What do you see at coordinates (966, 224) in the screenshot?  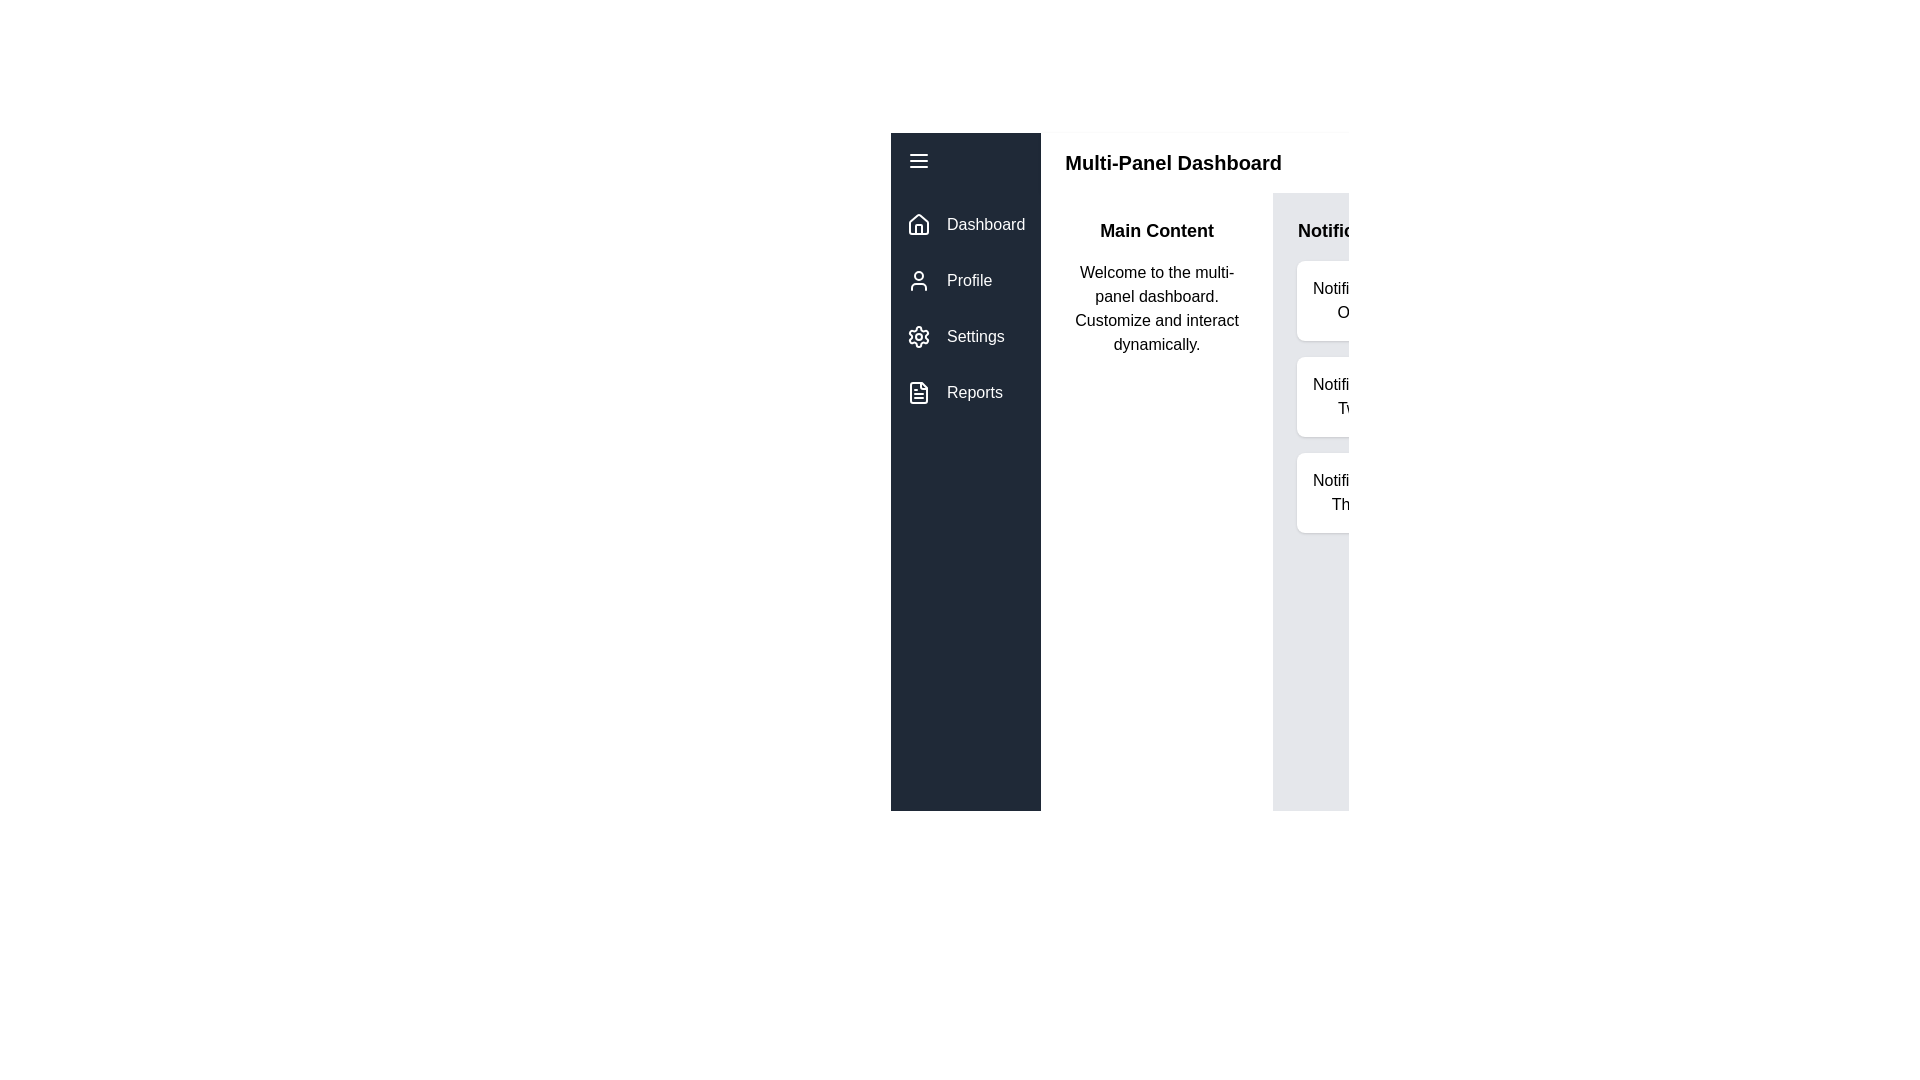 I see `the 'Dashboard' menu item, which is the first entry in the vertical sidebar menu and features a house icon followed by the text 'Dashboard'` at bounding box center [966, 224].